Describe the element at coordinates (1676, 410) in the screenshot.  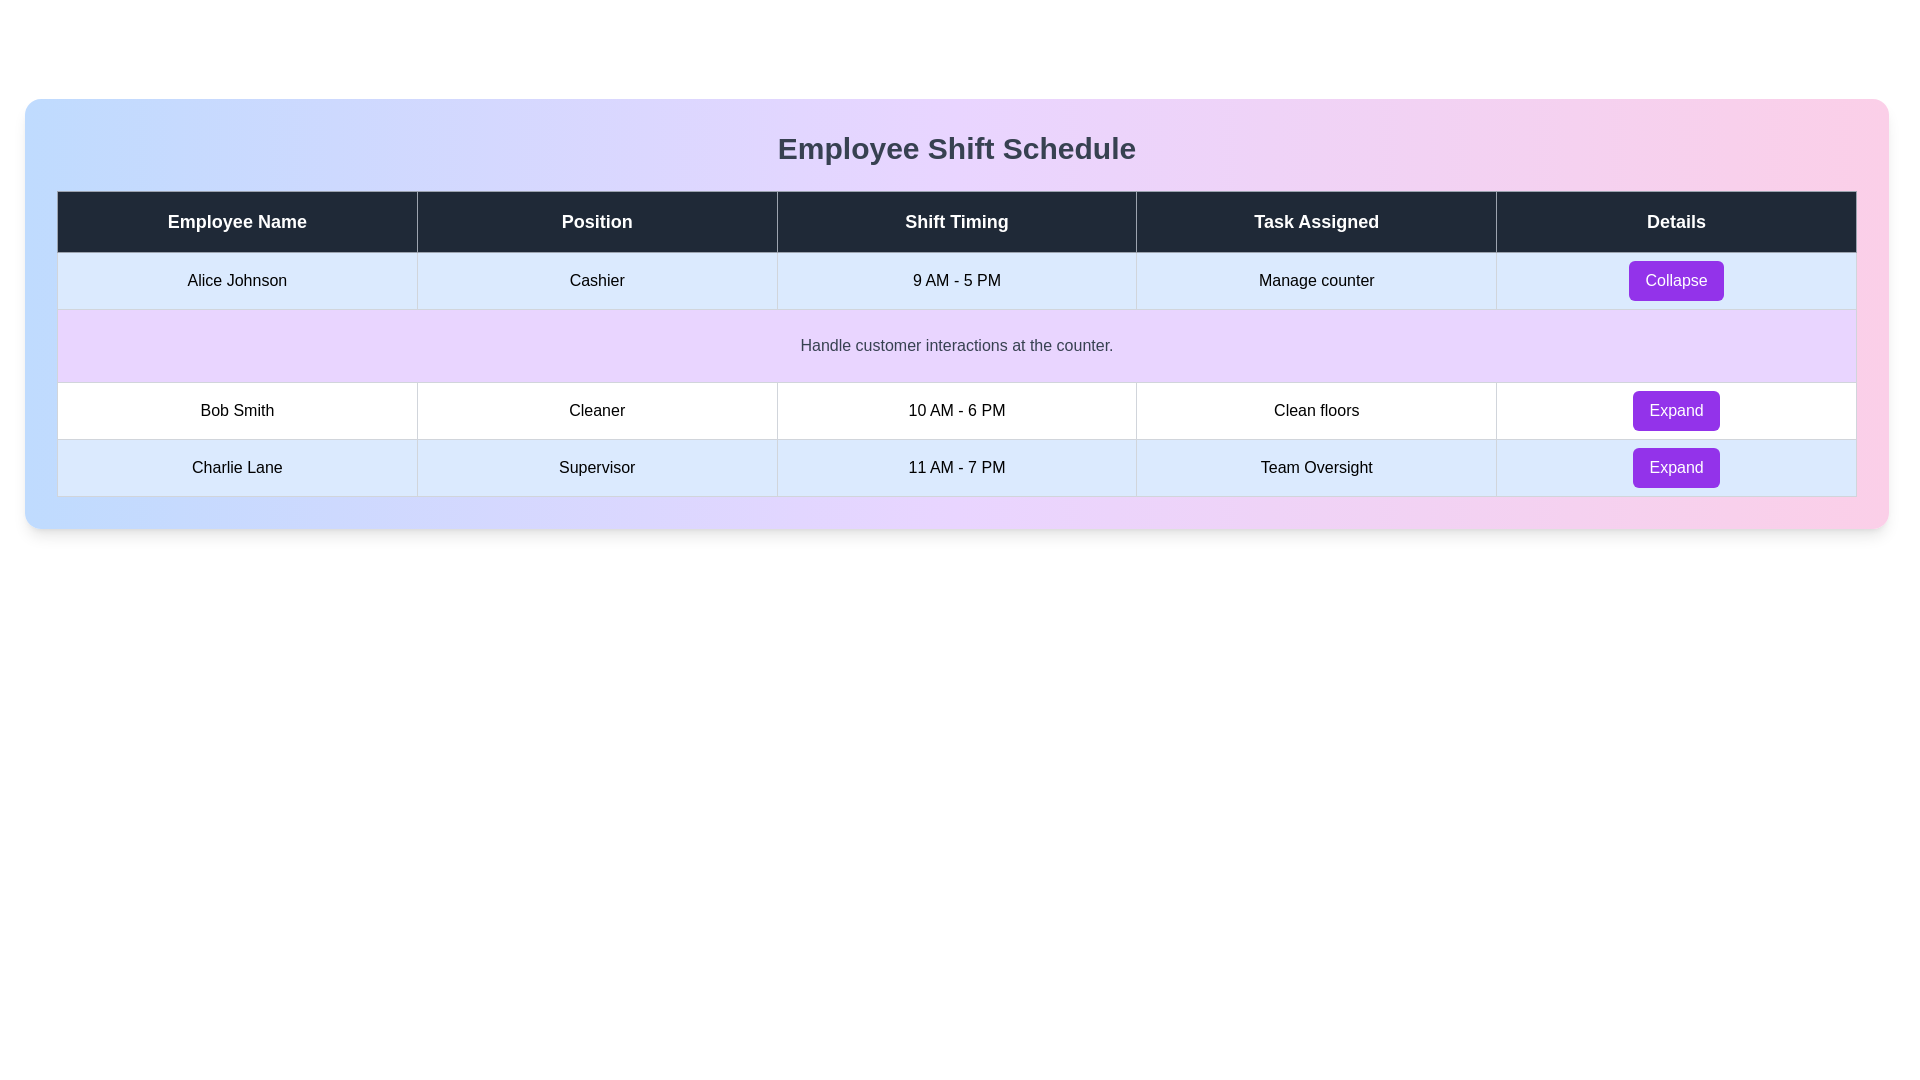
I see `the 'Expand' button with a bright purple background and white text, located in the last column of the second row of the table, aligned with 'Bob Smith', 'Cleaner', and '10 AM - 6 PM'` at that location.